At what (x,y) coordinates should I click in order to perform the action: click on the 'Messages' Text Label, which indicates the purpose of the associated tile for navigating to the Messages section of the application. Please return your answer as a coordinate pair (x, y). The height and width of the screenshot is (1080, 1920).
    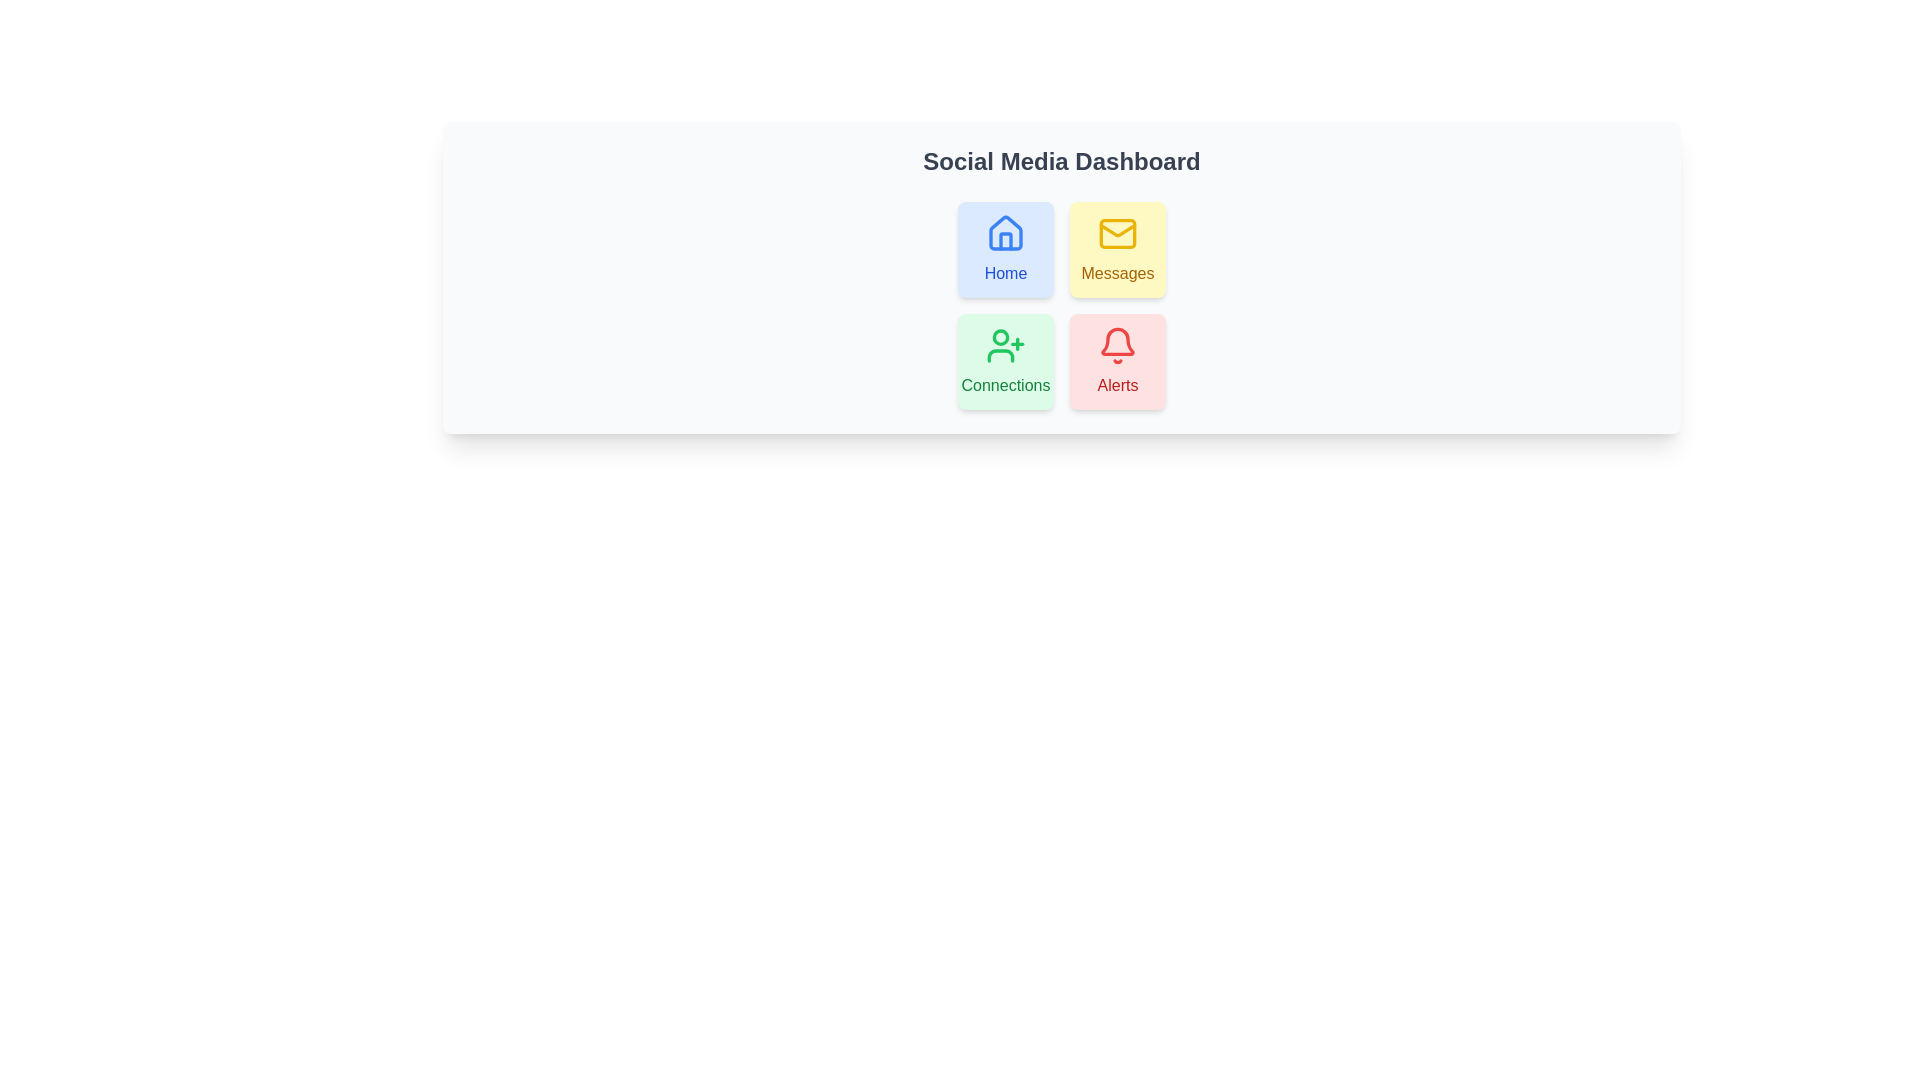
    Looking at the image, I should click on (1117, 273).